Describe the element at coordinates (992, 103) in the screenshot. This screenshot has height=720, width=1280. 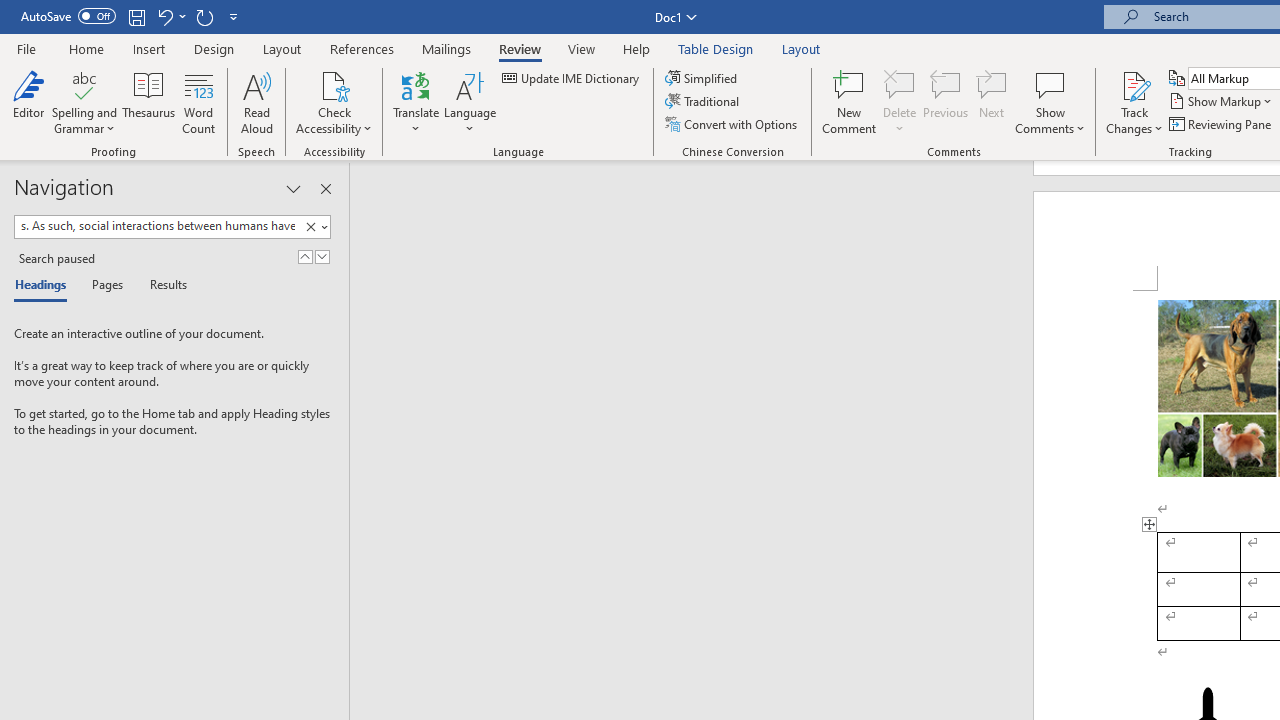
I see `'Next'` at that location.